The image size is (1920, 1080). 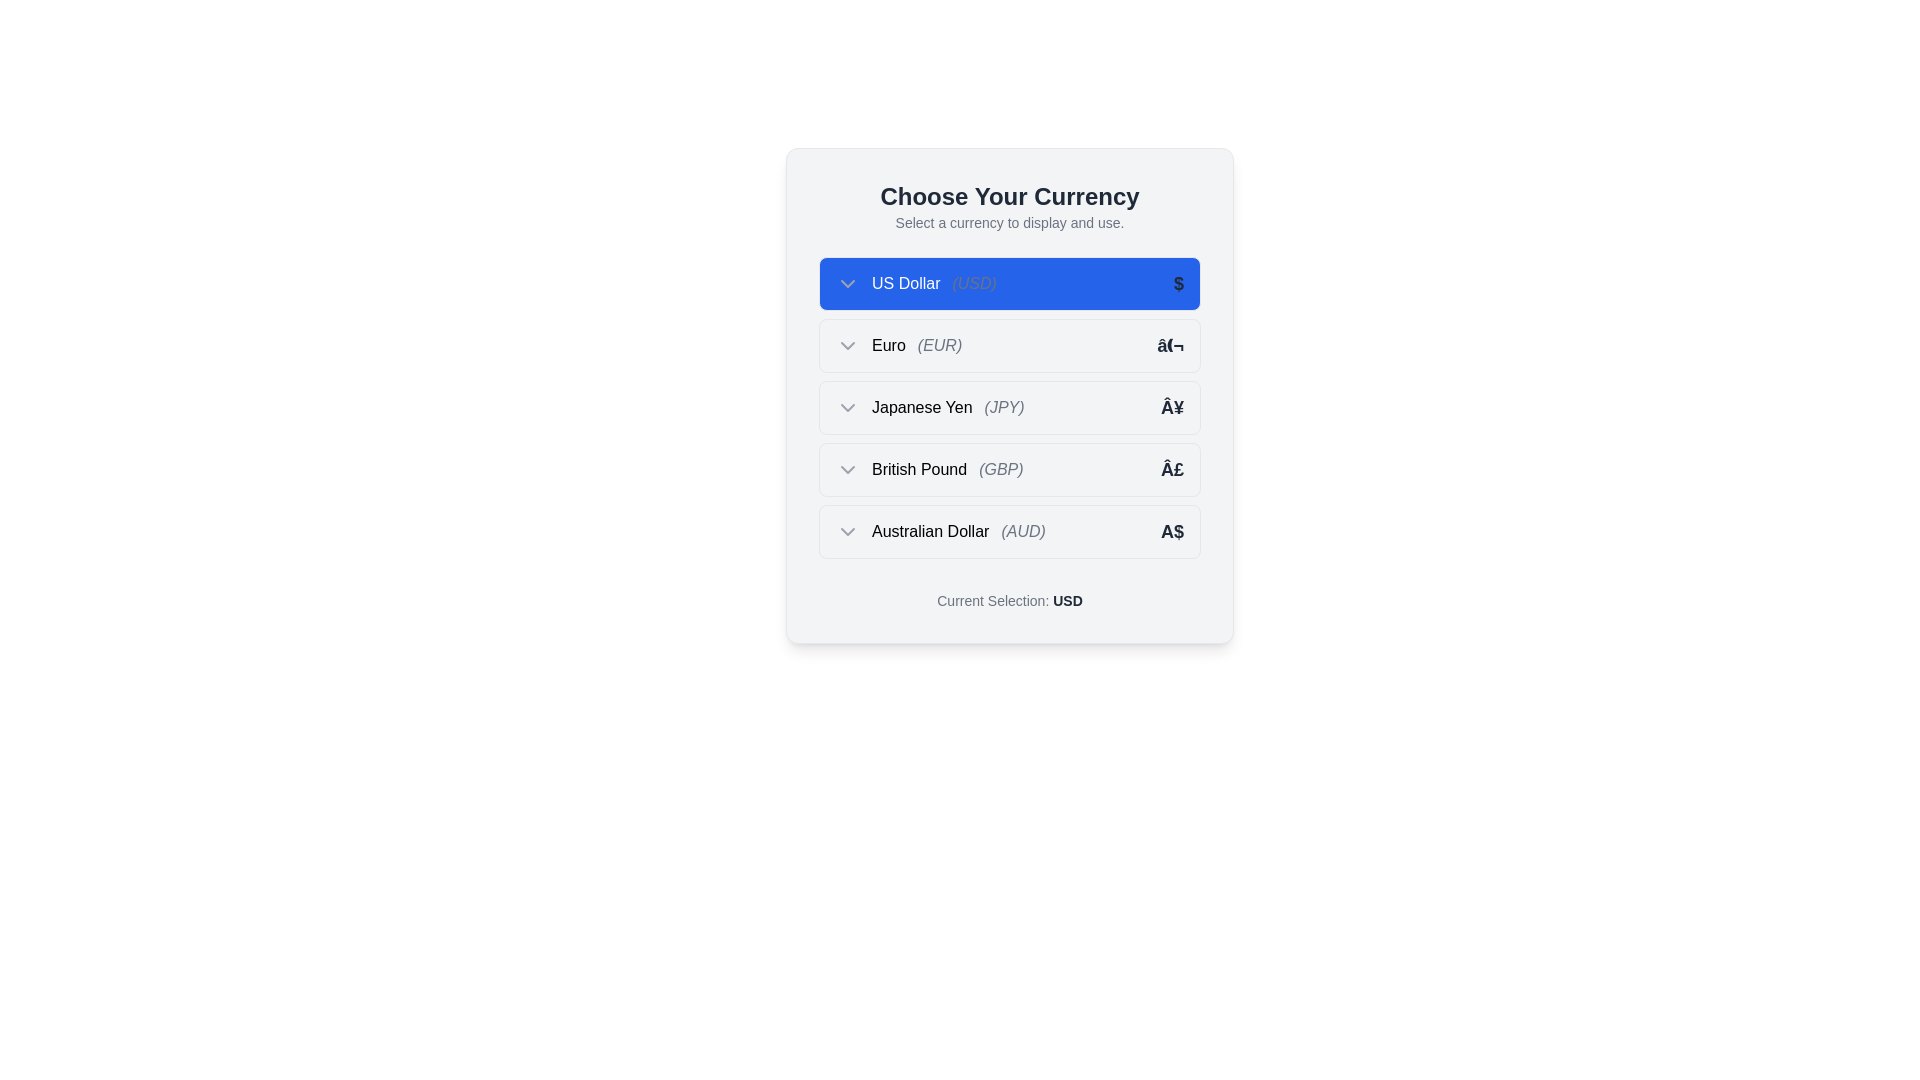 I want to click on the British Pound currency option, which is the third selectable option in the list of currency choices, so click(x=928, y=470).